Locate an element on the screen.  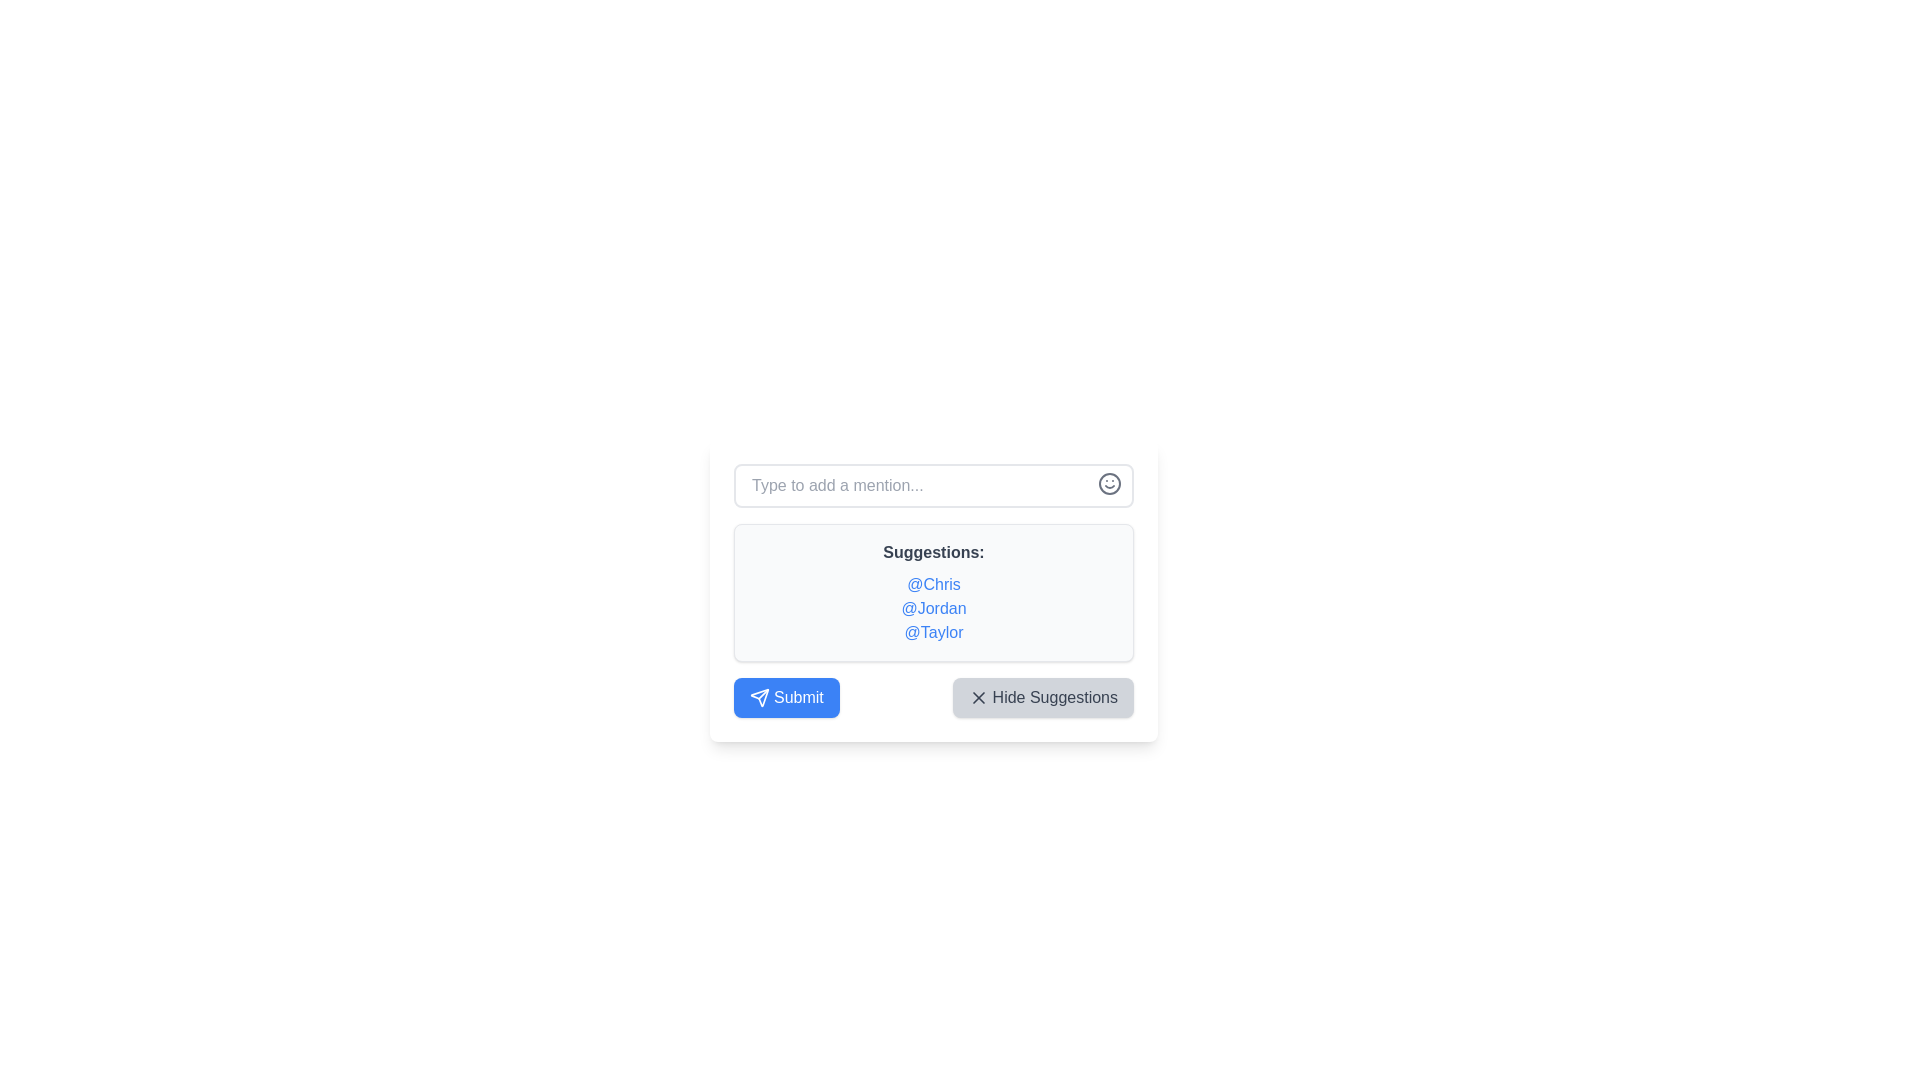
keyboard navigation is located at coordinates (933, 632).